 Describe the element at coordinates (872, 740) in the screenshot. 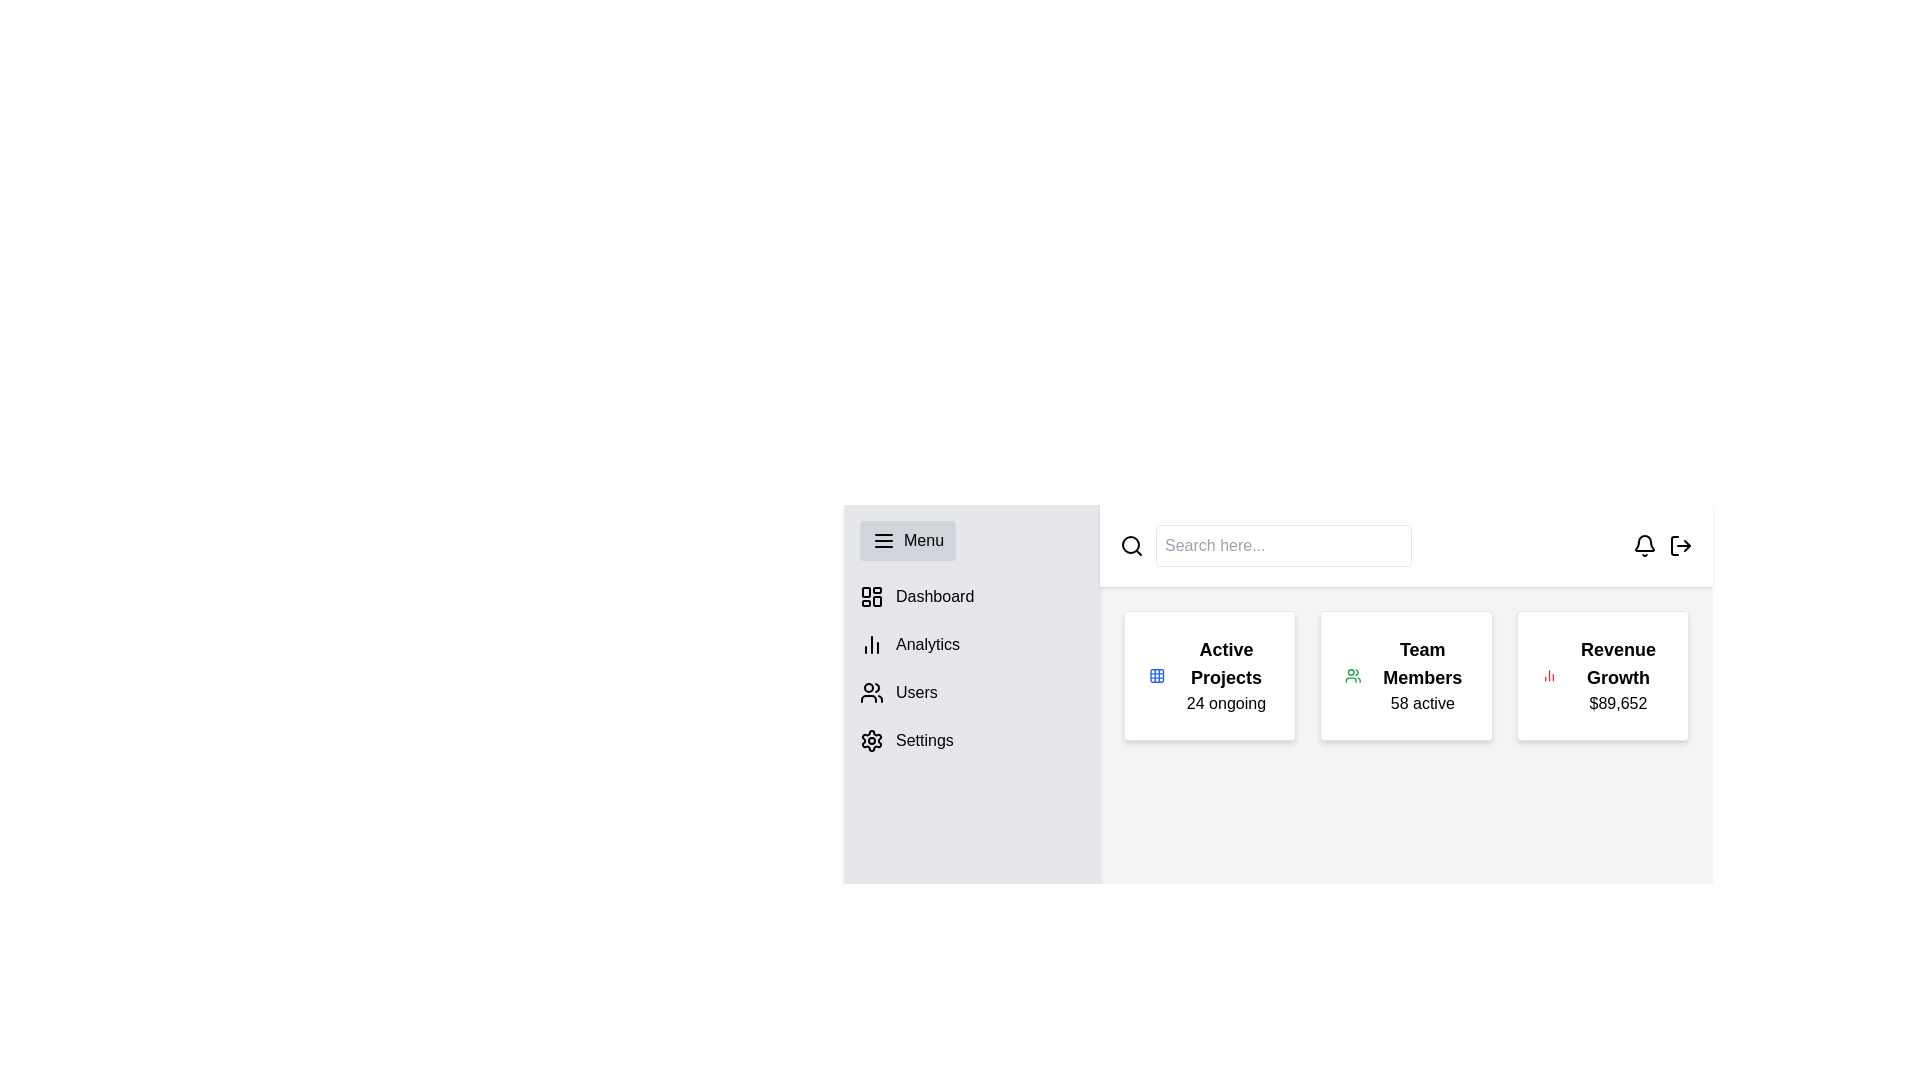

I see `the gear icon representing the 'Settings' option in the sidebar menu, located to the left of the text 'Settings'` at that location.